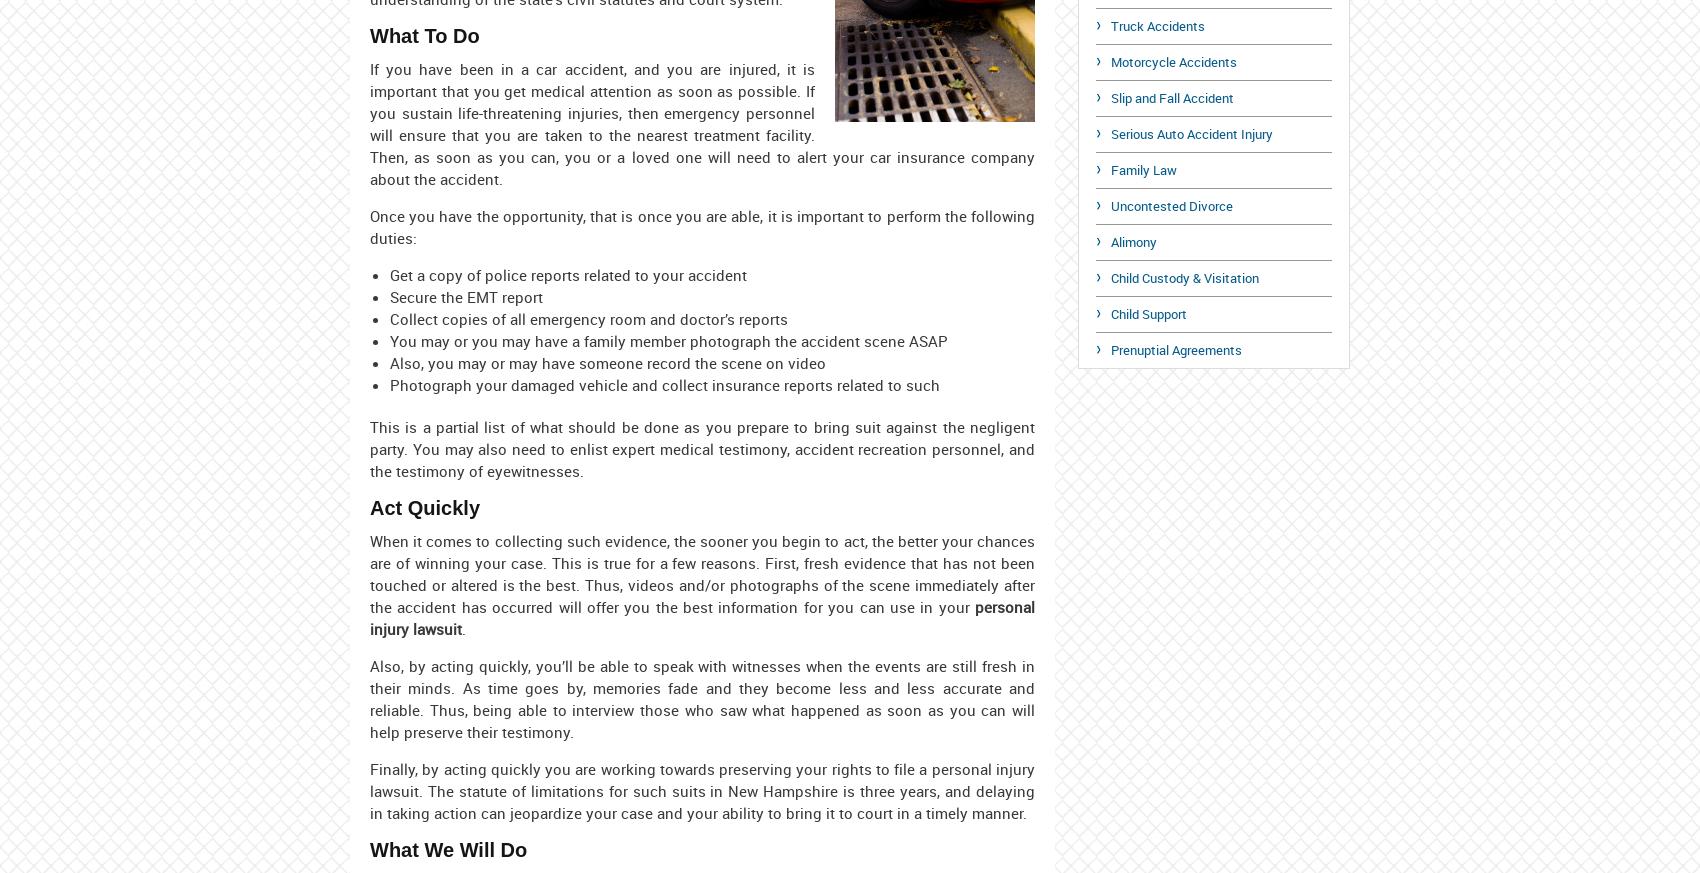 This screenshot has width=1700, height=873. I want to click on 'What To Do', so click(423, 34).